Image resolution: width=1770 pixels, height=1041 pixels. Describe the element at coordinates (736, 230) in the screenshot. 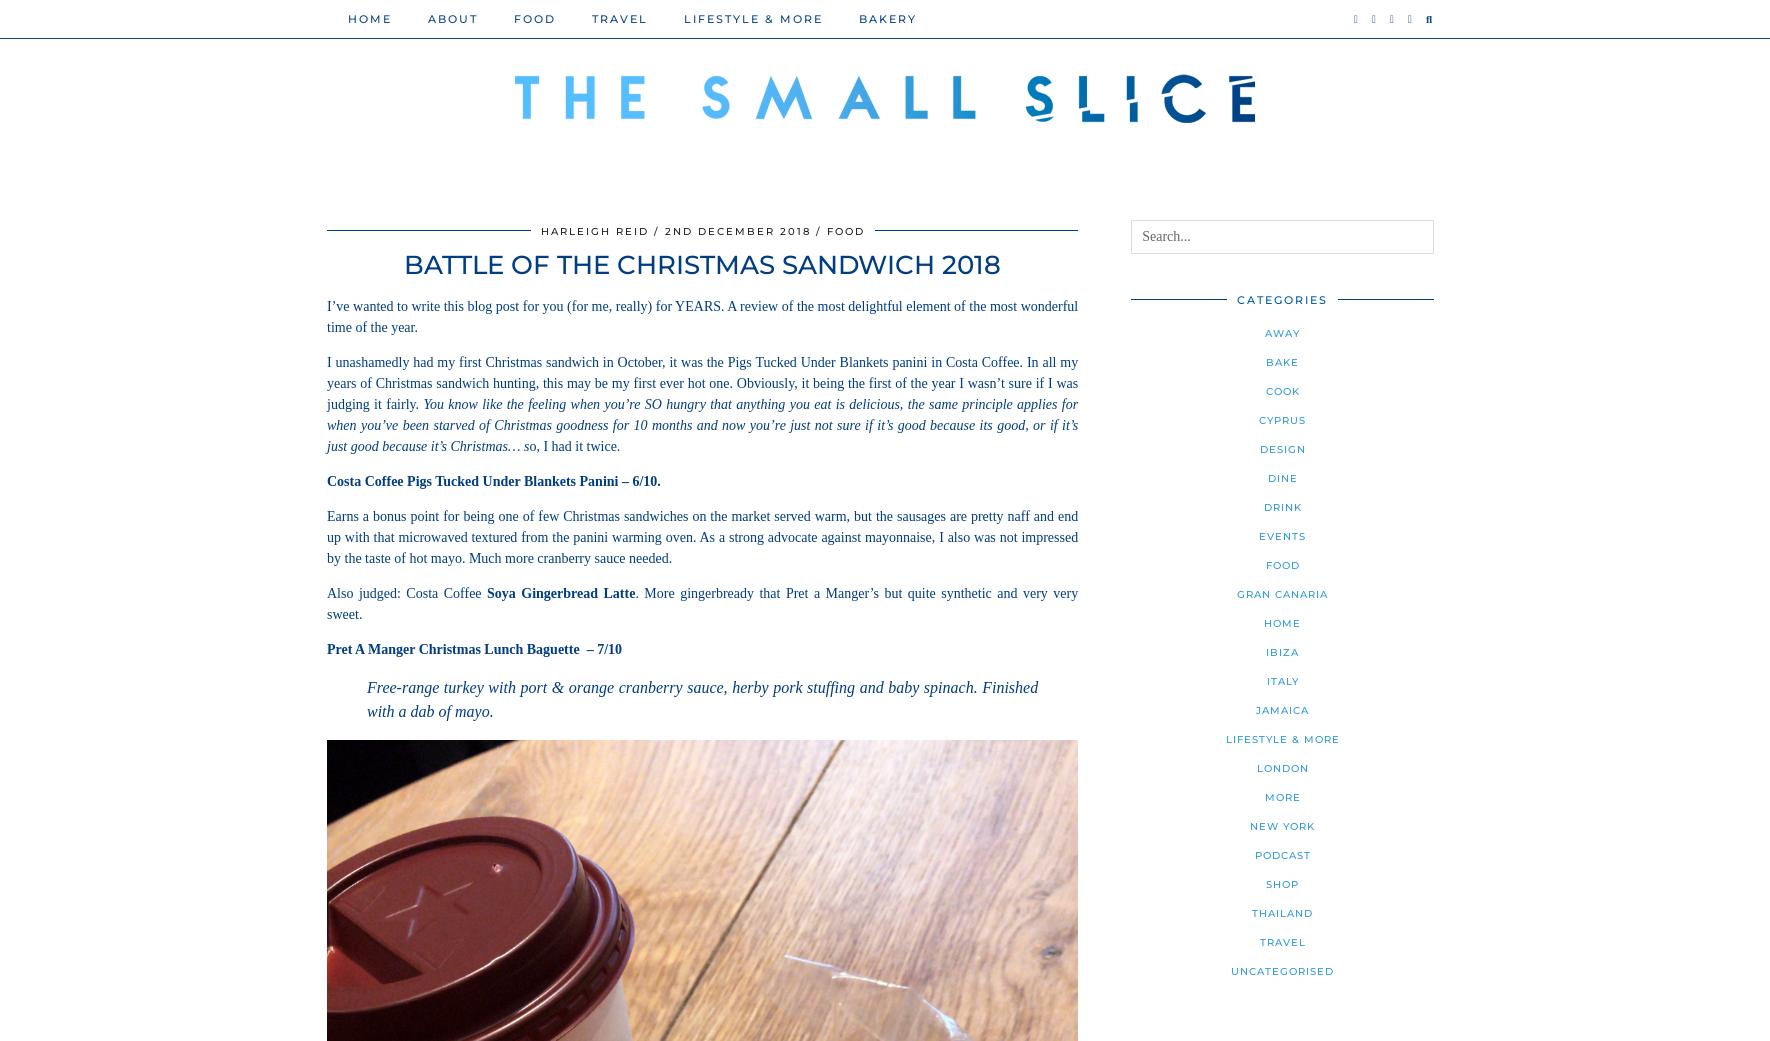

I see `'2nd December 2018'` at that location.